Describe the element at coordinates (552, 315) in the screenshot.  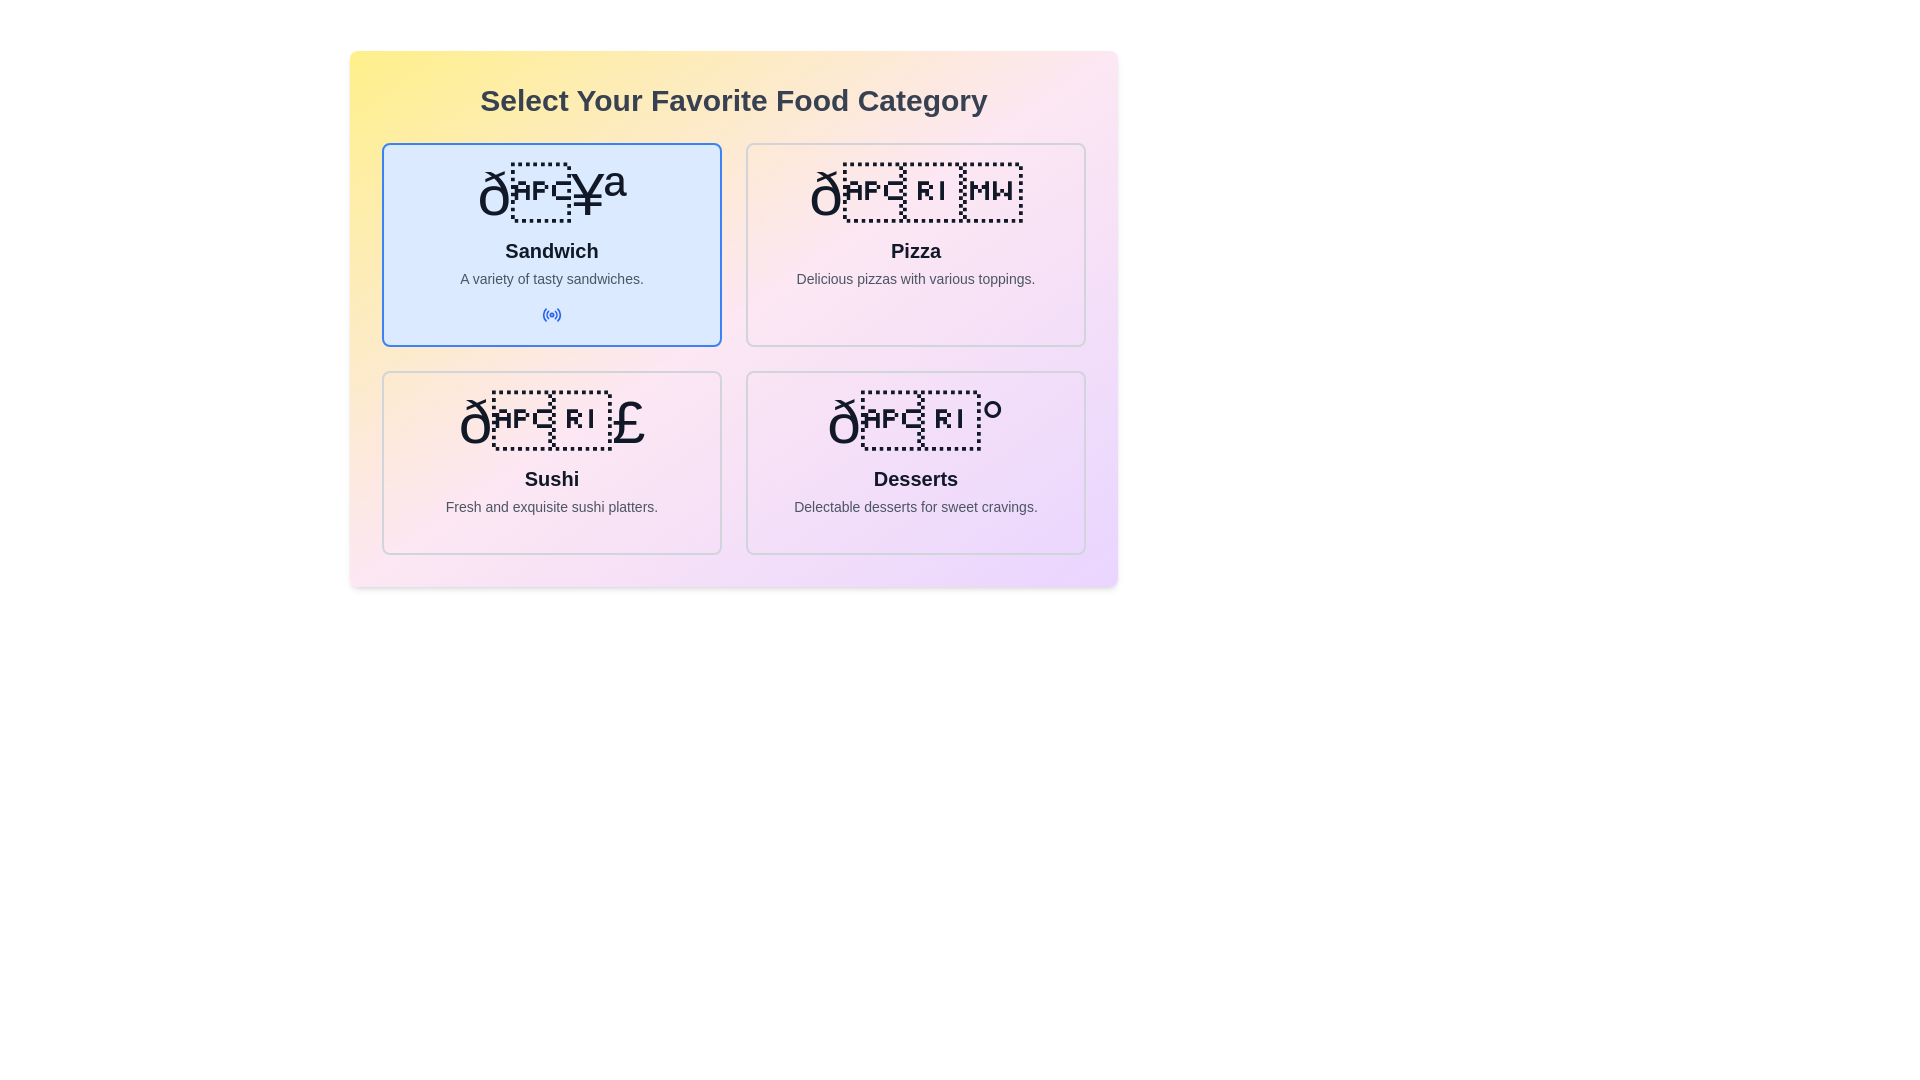
I see `the decorative blue circular radio wave design with a small circle at the center, which is the last visual component within the 'Sandwich' card` at that location.